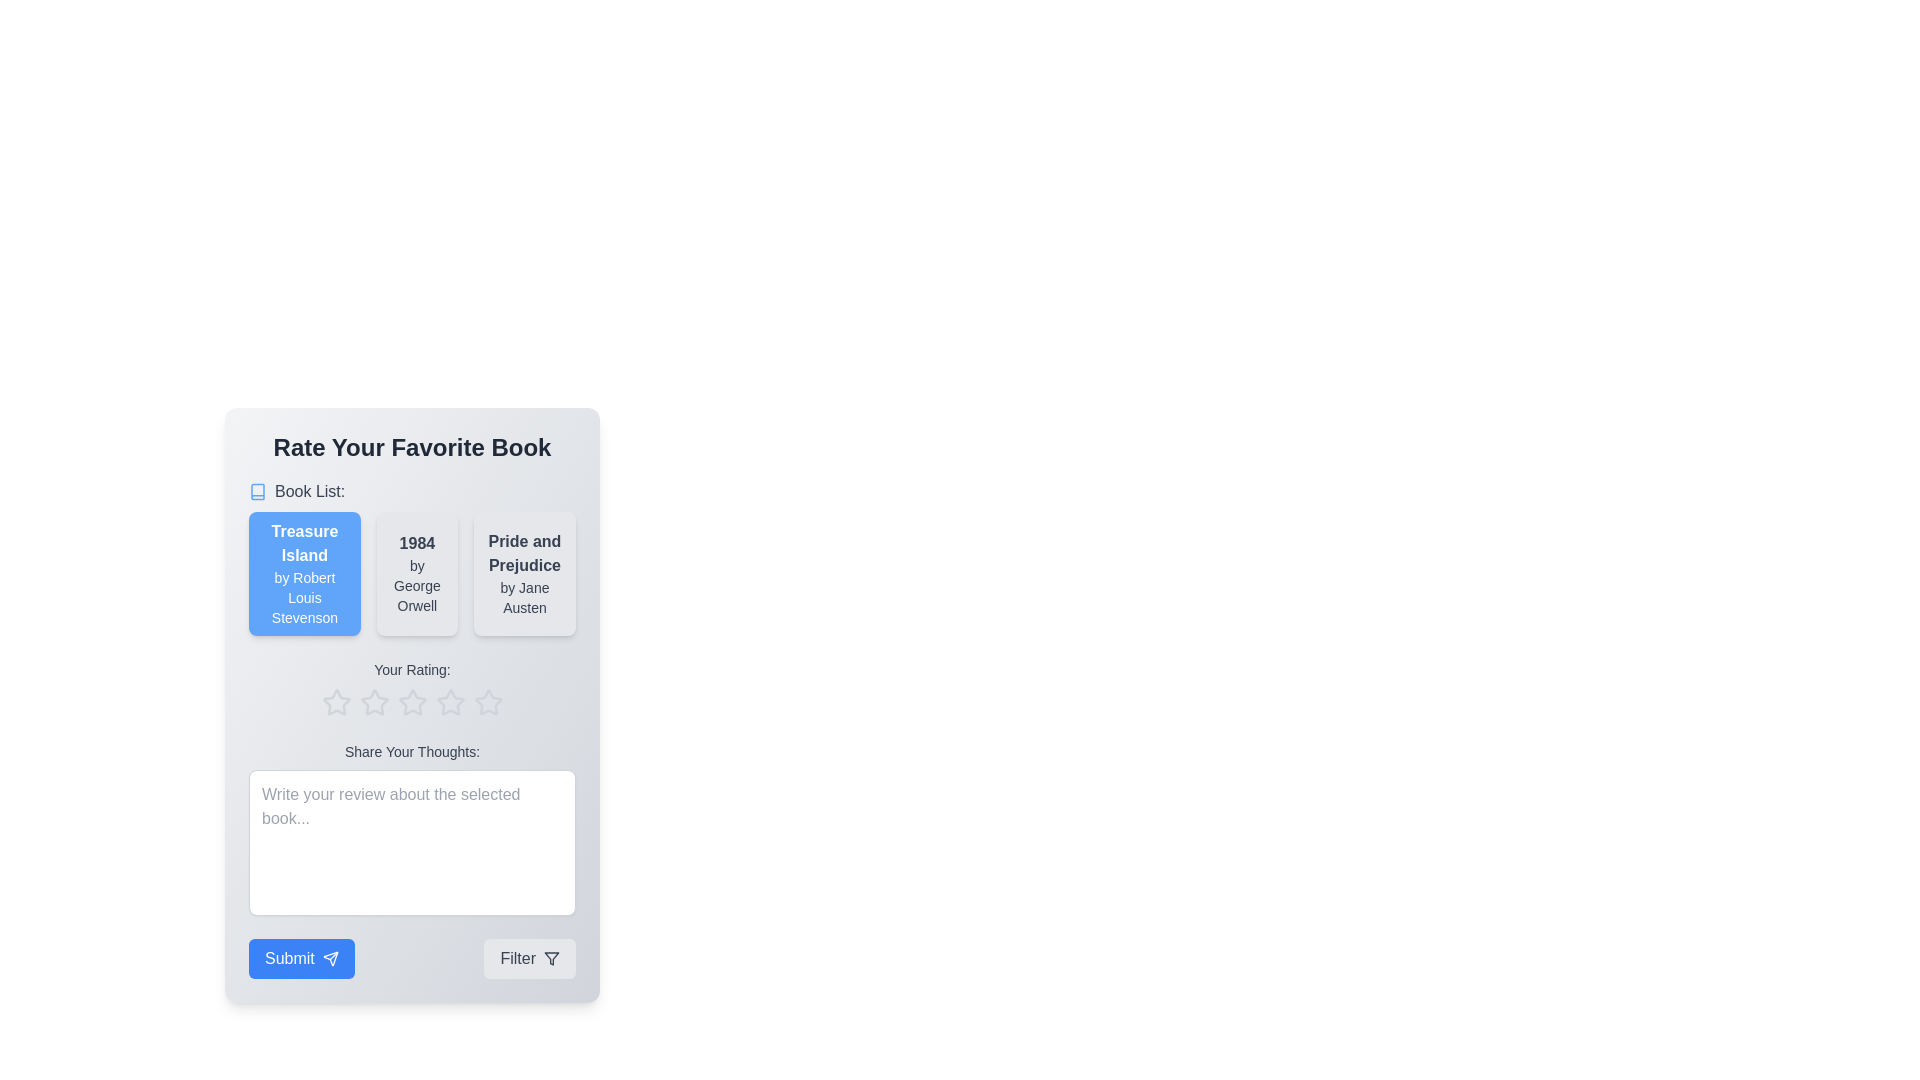  What do you see at coordinates (411, 752) in the screenshot?
I see `the label that instructs users to share their opinions, positioned above the text area for writing reviews` at bounding box center [411, 752].